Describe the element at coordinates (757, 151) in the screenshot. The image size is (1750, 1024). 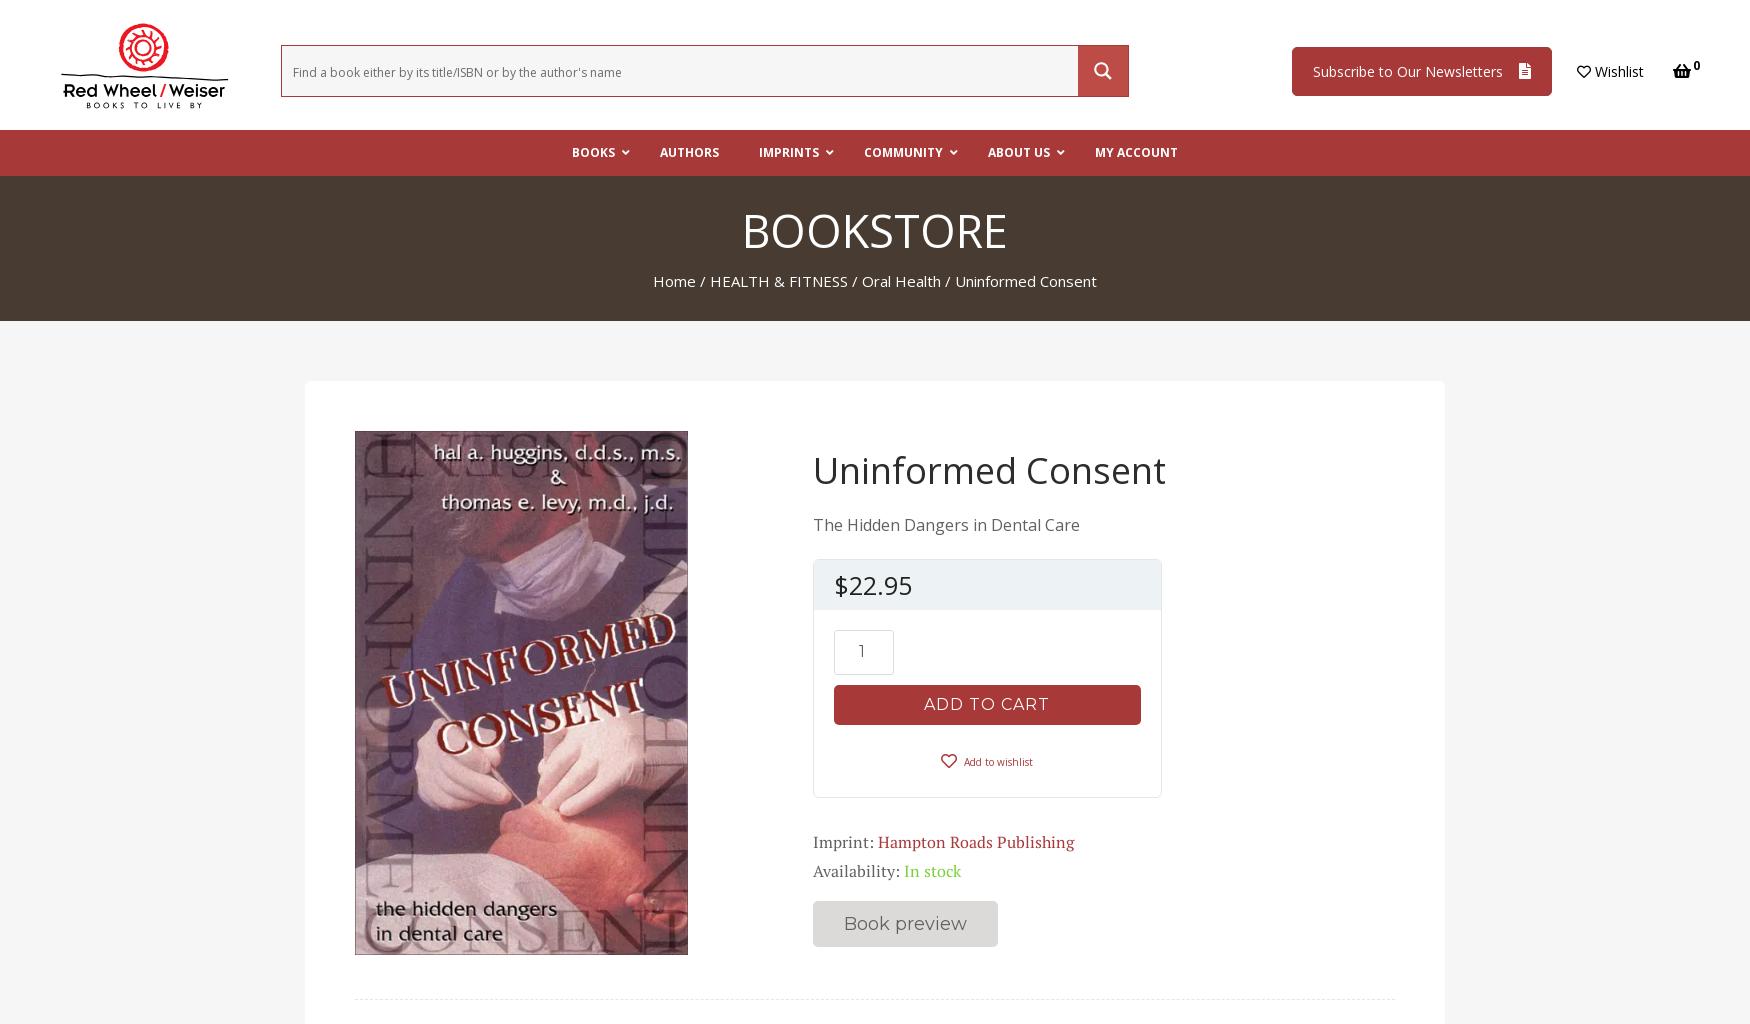
I see `'IMPRINTS'` at that location.